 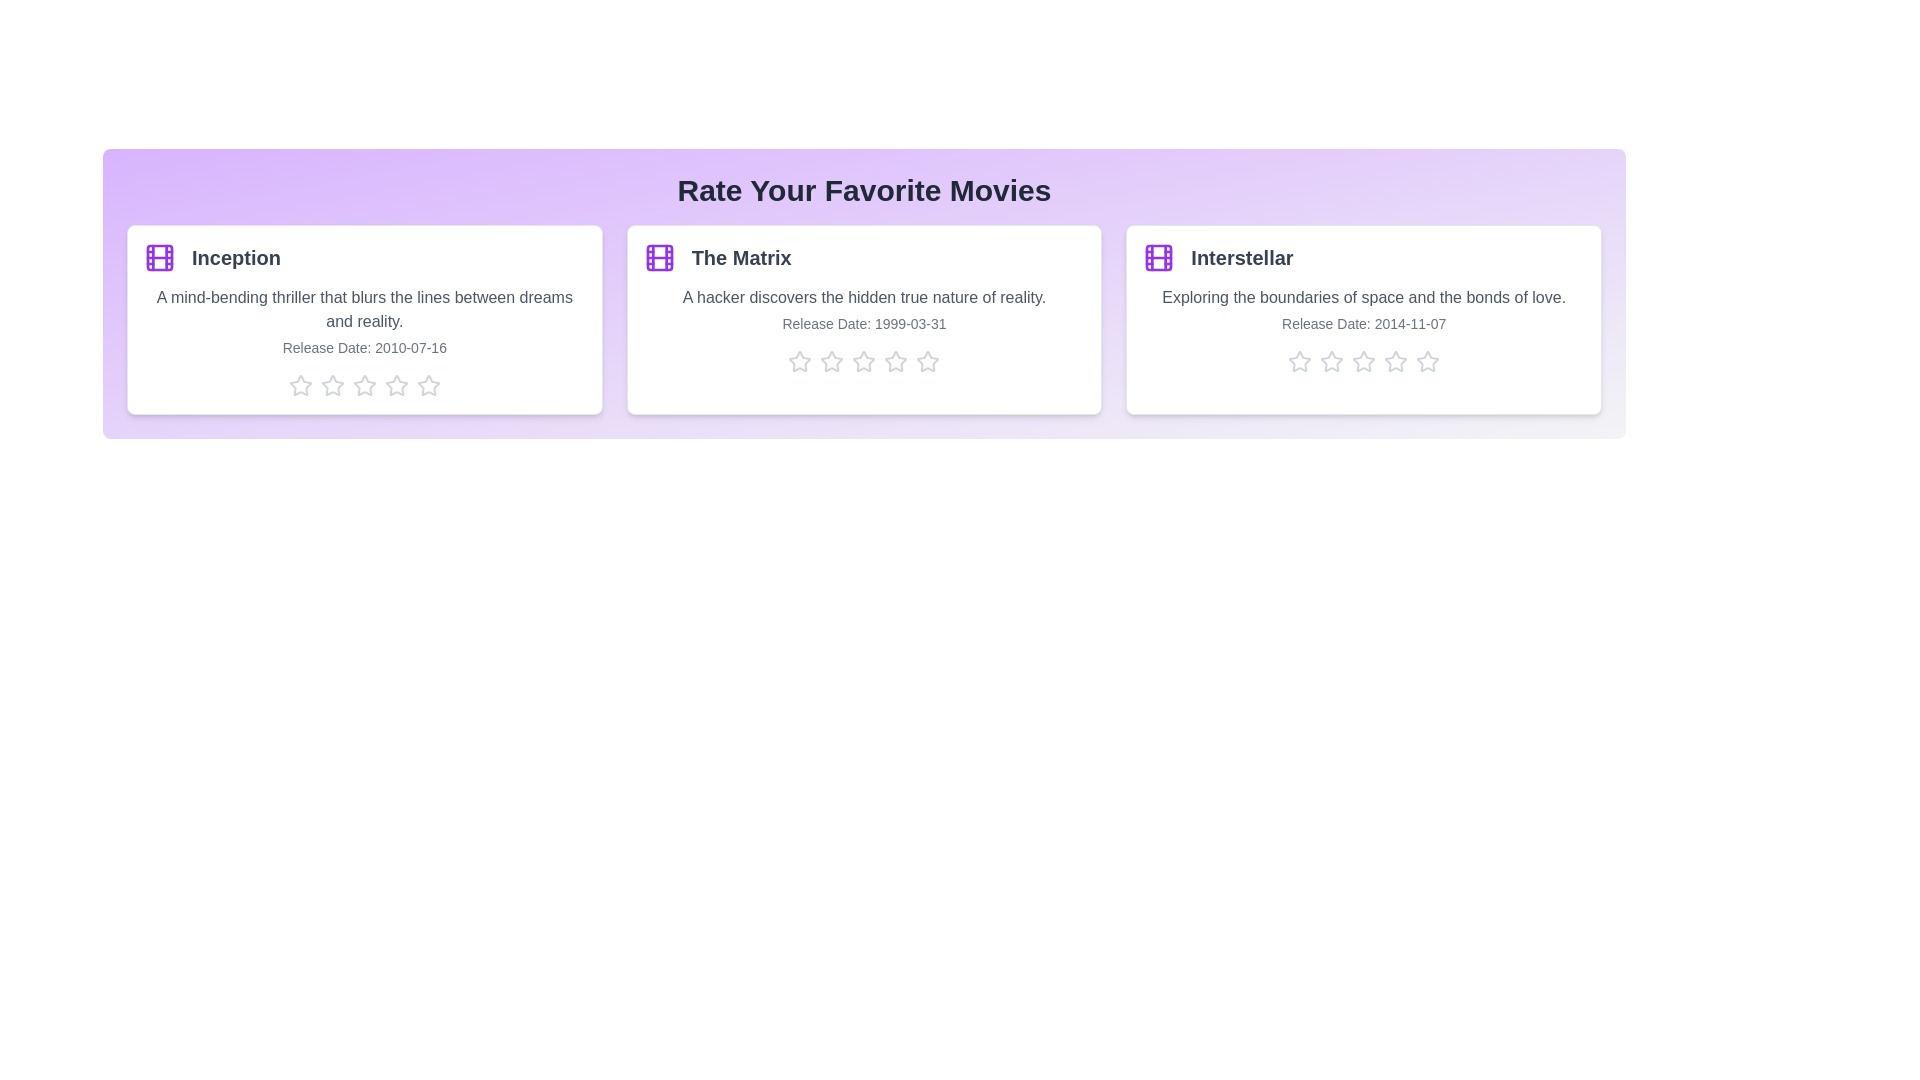 What do you see at coordinates (1363, 362) in the screenshot?
I see `the star corresponding to 3 stars for the movie Interstellar` at bounding box center [1363, 362].